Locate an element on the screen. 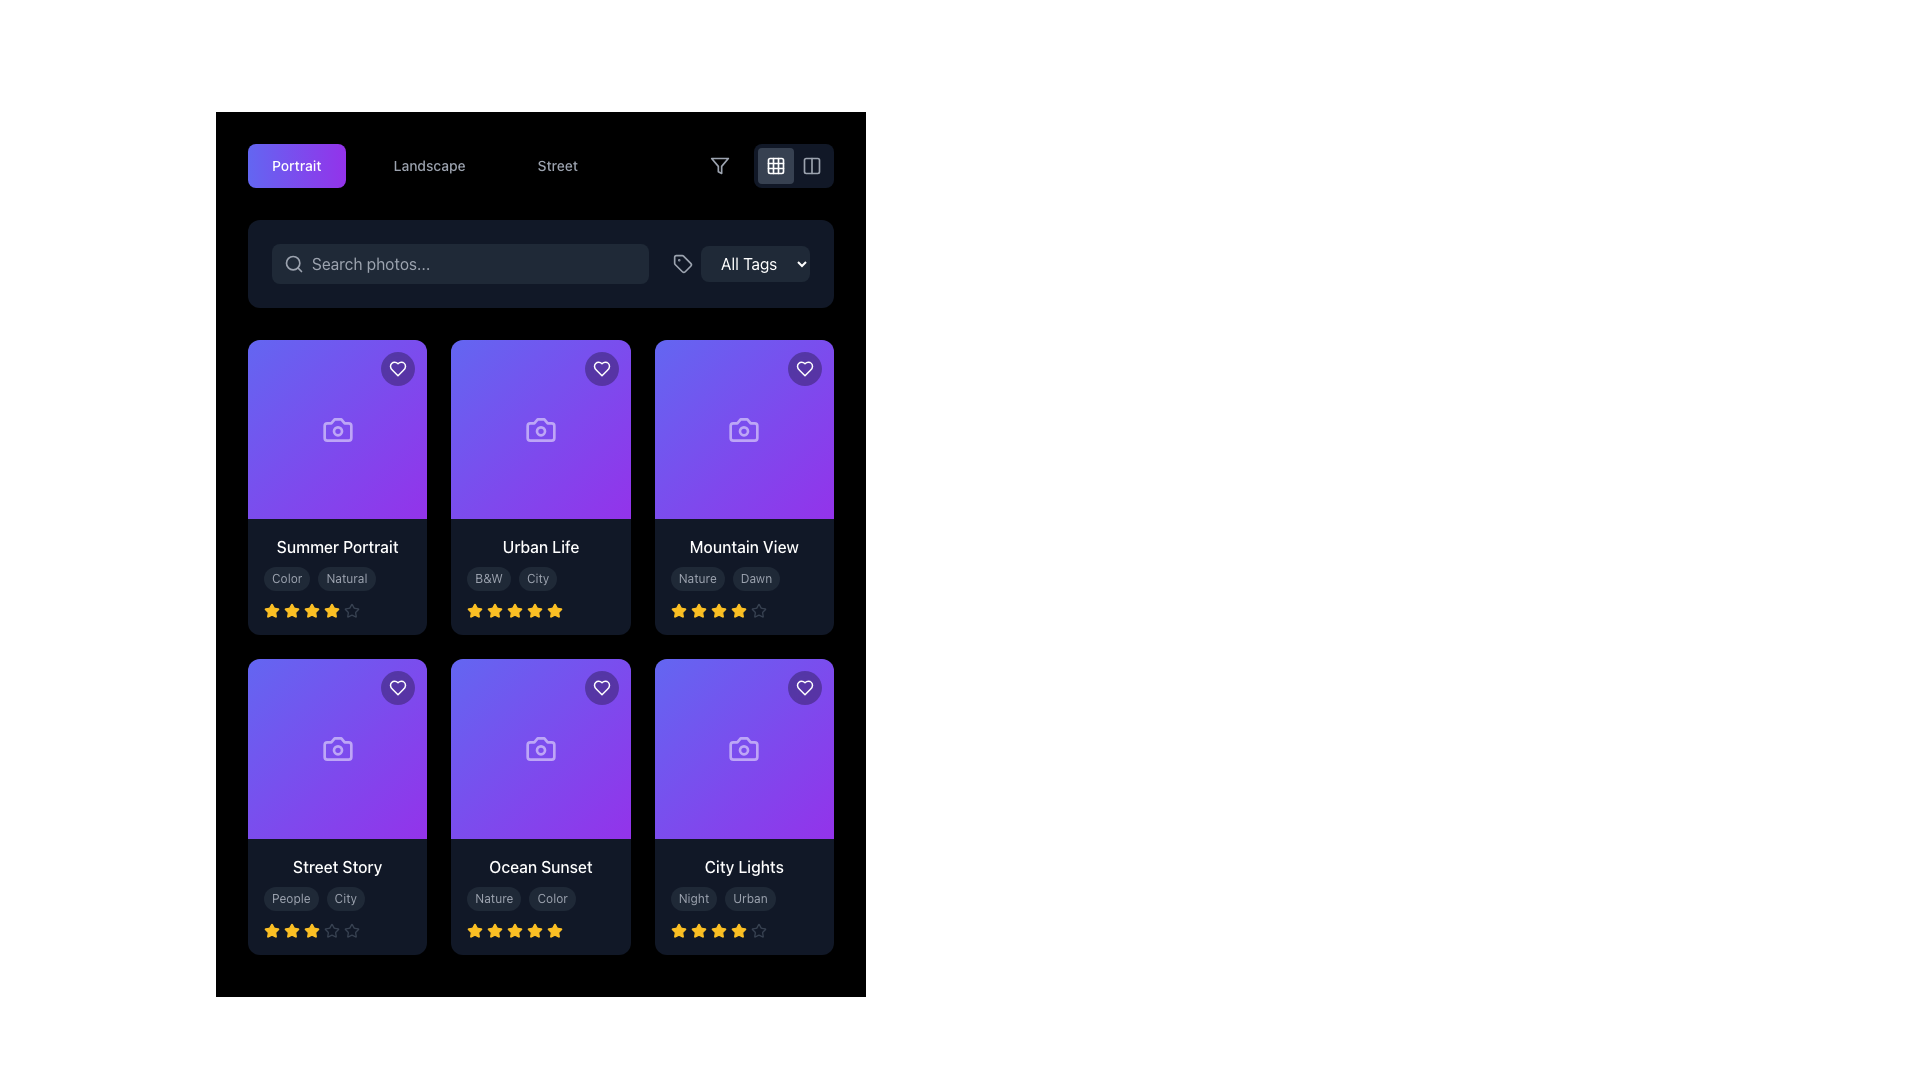  the filter icon located in the upper-right corner of the interface is located at coordinates (720, 164).